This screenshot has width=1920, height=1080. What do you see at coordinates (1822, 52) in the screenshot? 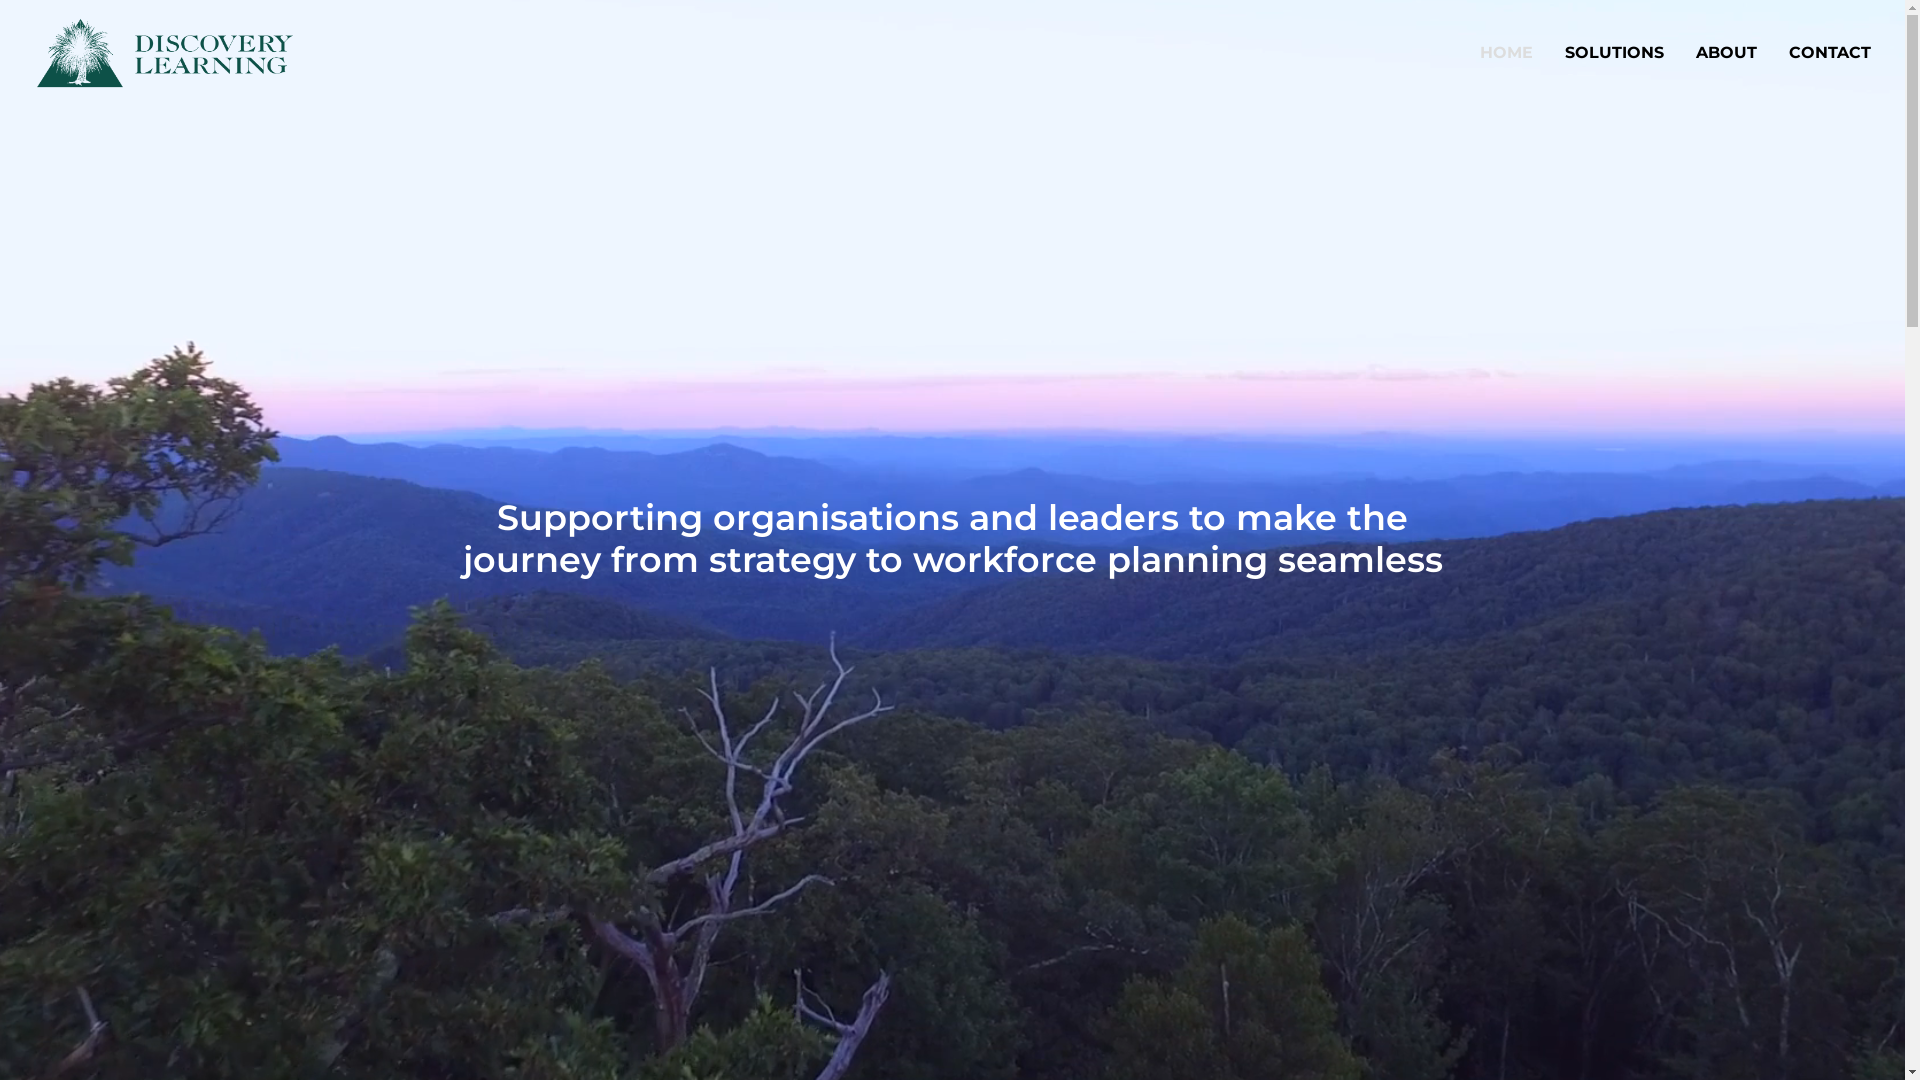
I see `'CONTACT'` at bounding box center [1822, 52].